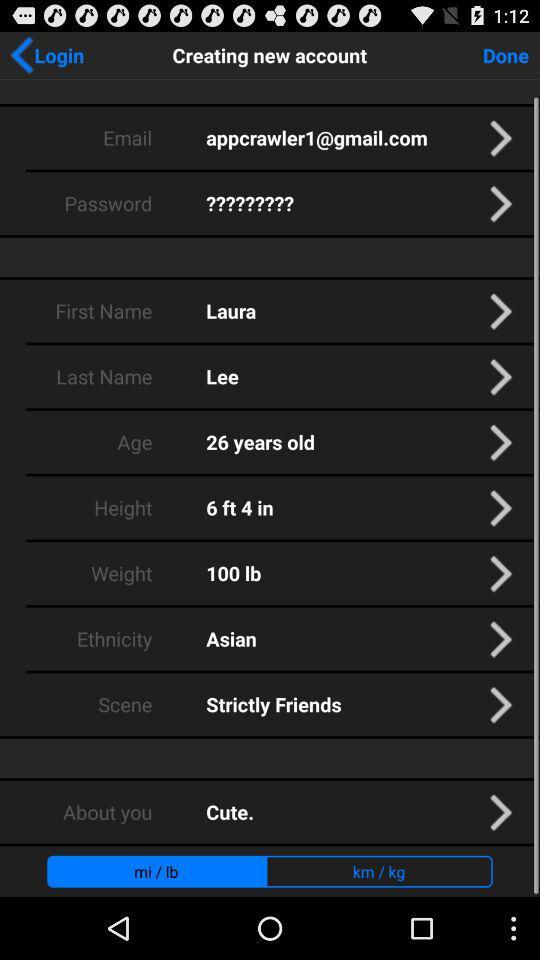 The width and height of the screenshot is (540, 960). I want to click on the text done, so click(507, 54).